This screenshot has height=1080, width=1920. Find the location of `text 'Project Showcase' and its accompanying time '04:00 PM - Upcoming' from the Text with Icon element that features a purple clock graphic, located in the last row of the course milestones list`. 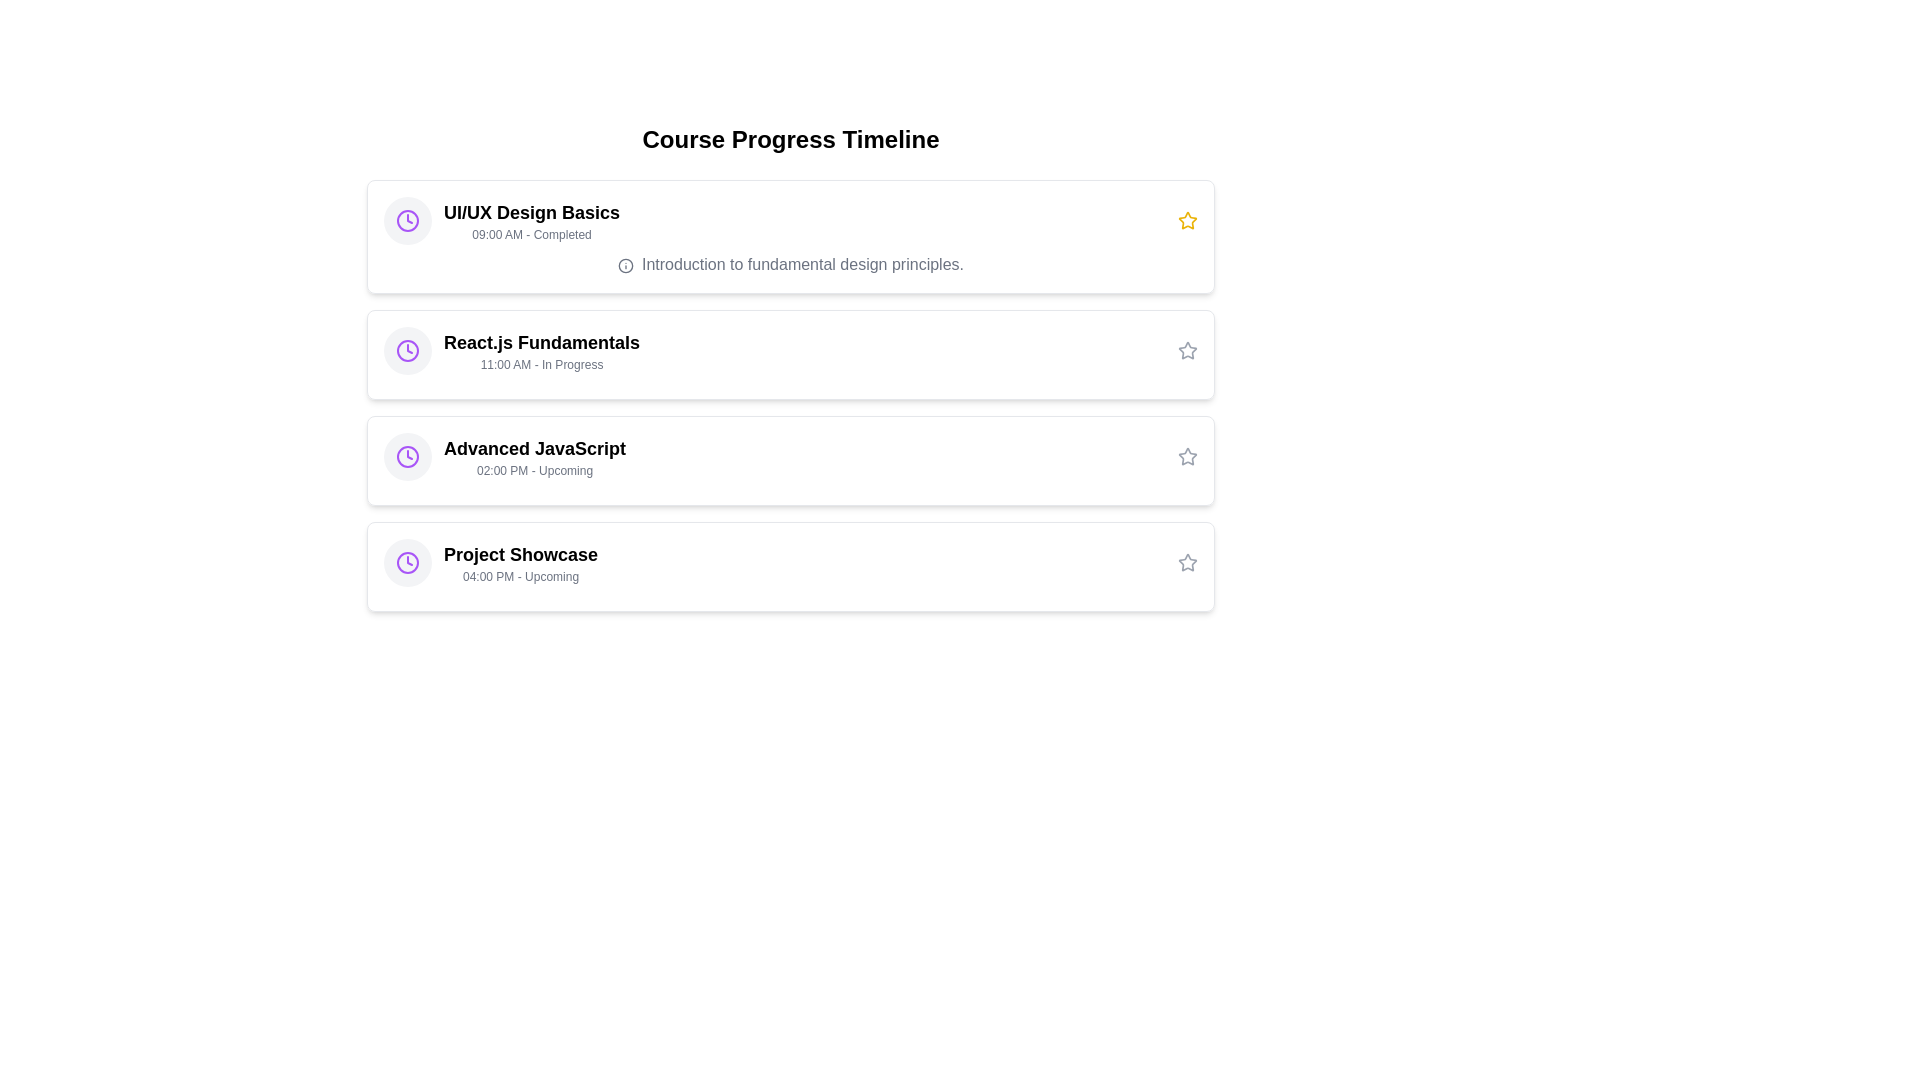

text 'Project Showcase' and its accompanying time '04:00 PM - Upcoming' from the Text with Icon element that features a purple clock graphic, located in the last row of the course milestones list is located at coordinates (491, 563).